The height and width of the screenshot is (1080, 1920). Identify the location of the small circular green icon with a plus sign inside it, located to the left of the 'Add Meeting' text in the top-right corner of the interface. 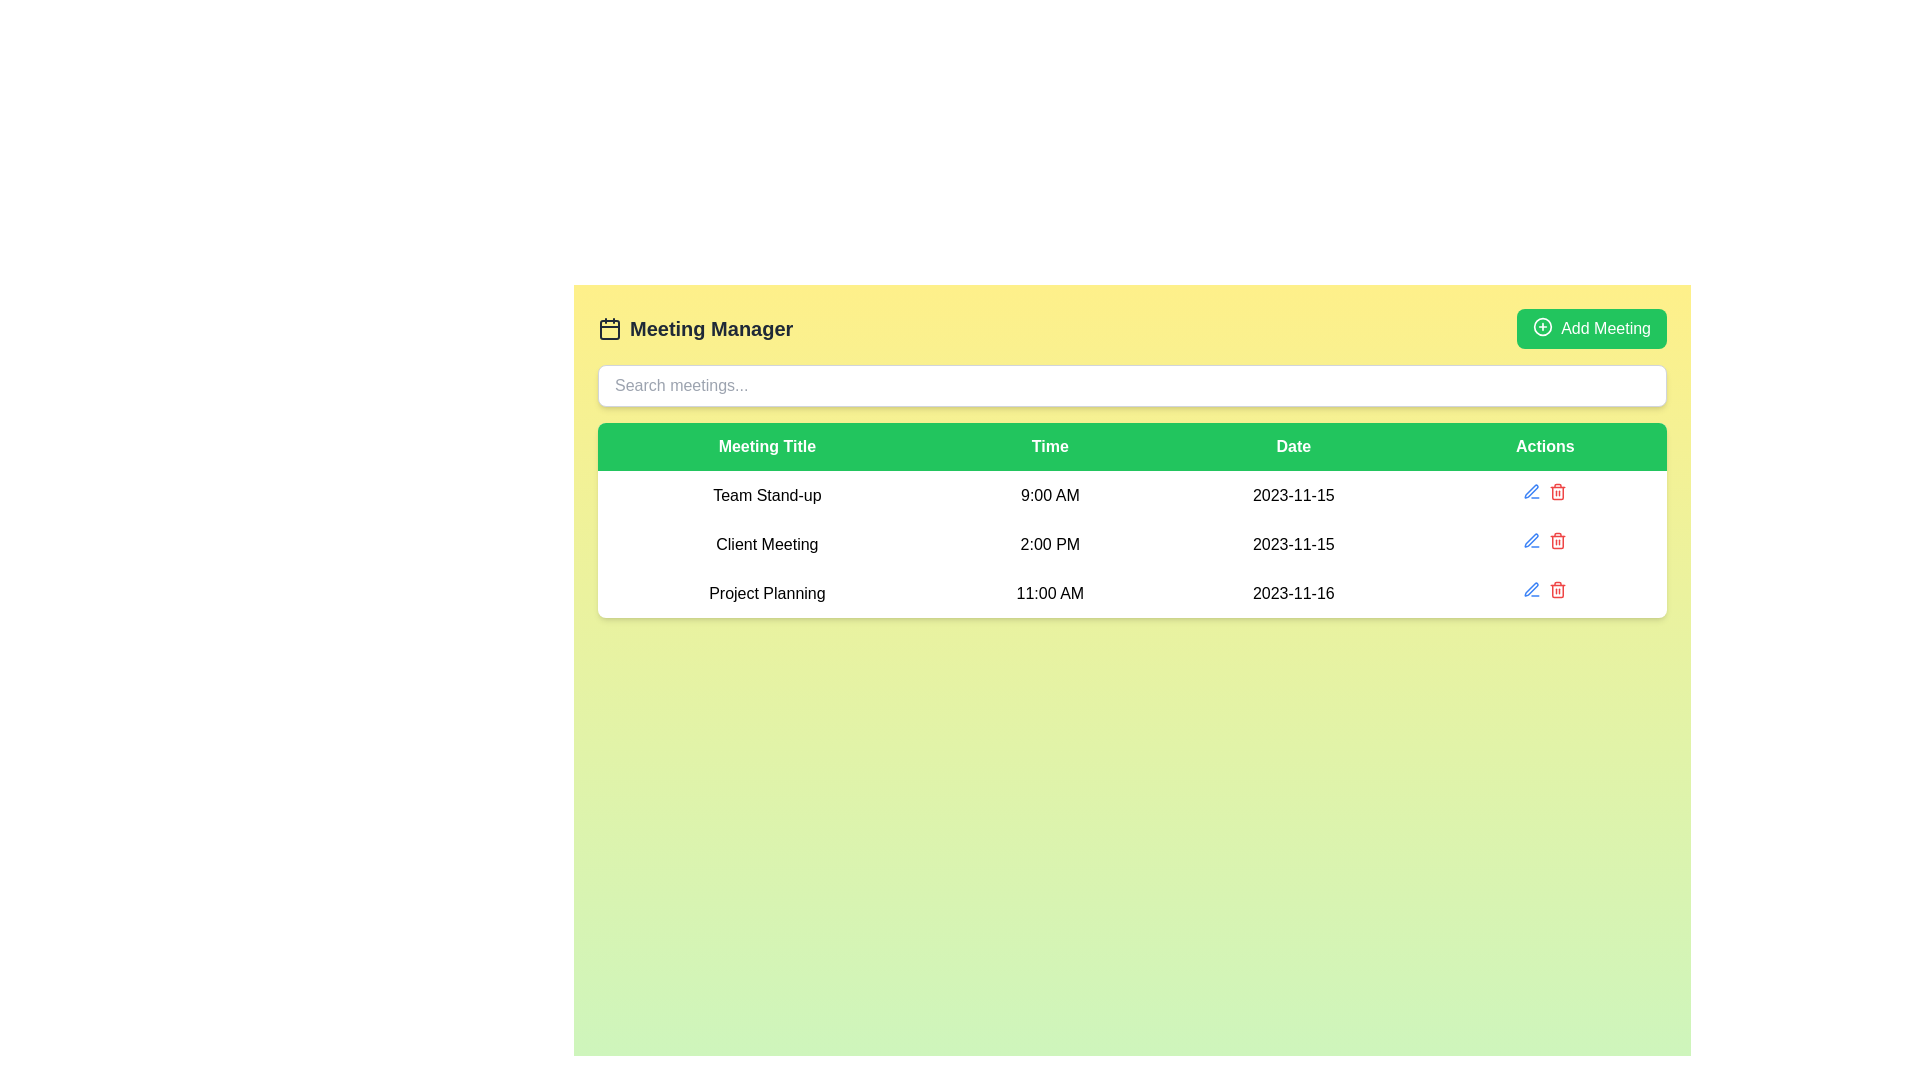
(1542, 326).